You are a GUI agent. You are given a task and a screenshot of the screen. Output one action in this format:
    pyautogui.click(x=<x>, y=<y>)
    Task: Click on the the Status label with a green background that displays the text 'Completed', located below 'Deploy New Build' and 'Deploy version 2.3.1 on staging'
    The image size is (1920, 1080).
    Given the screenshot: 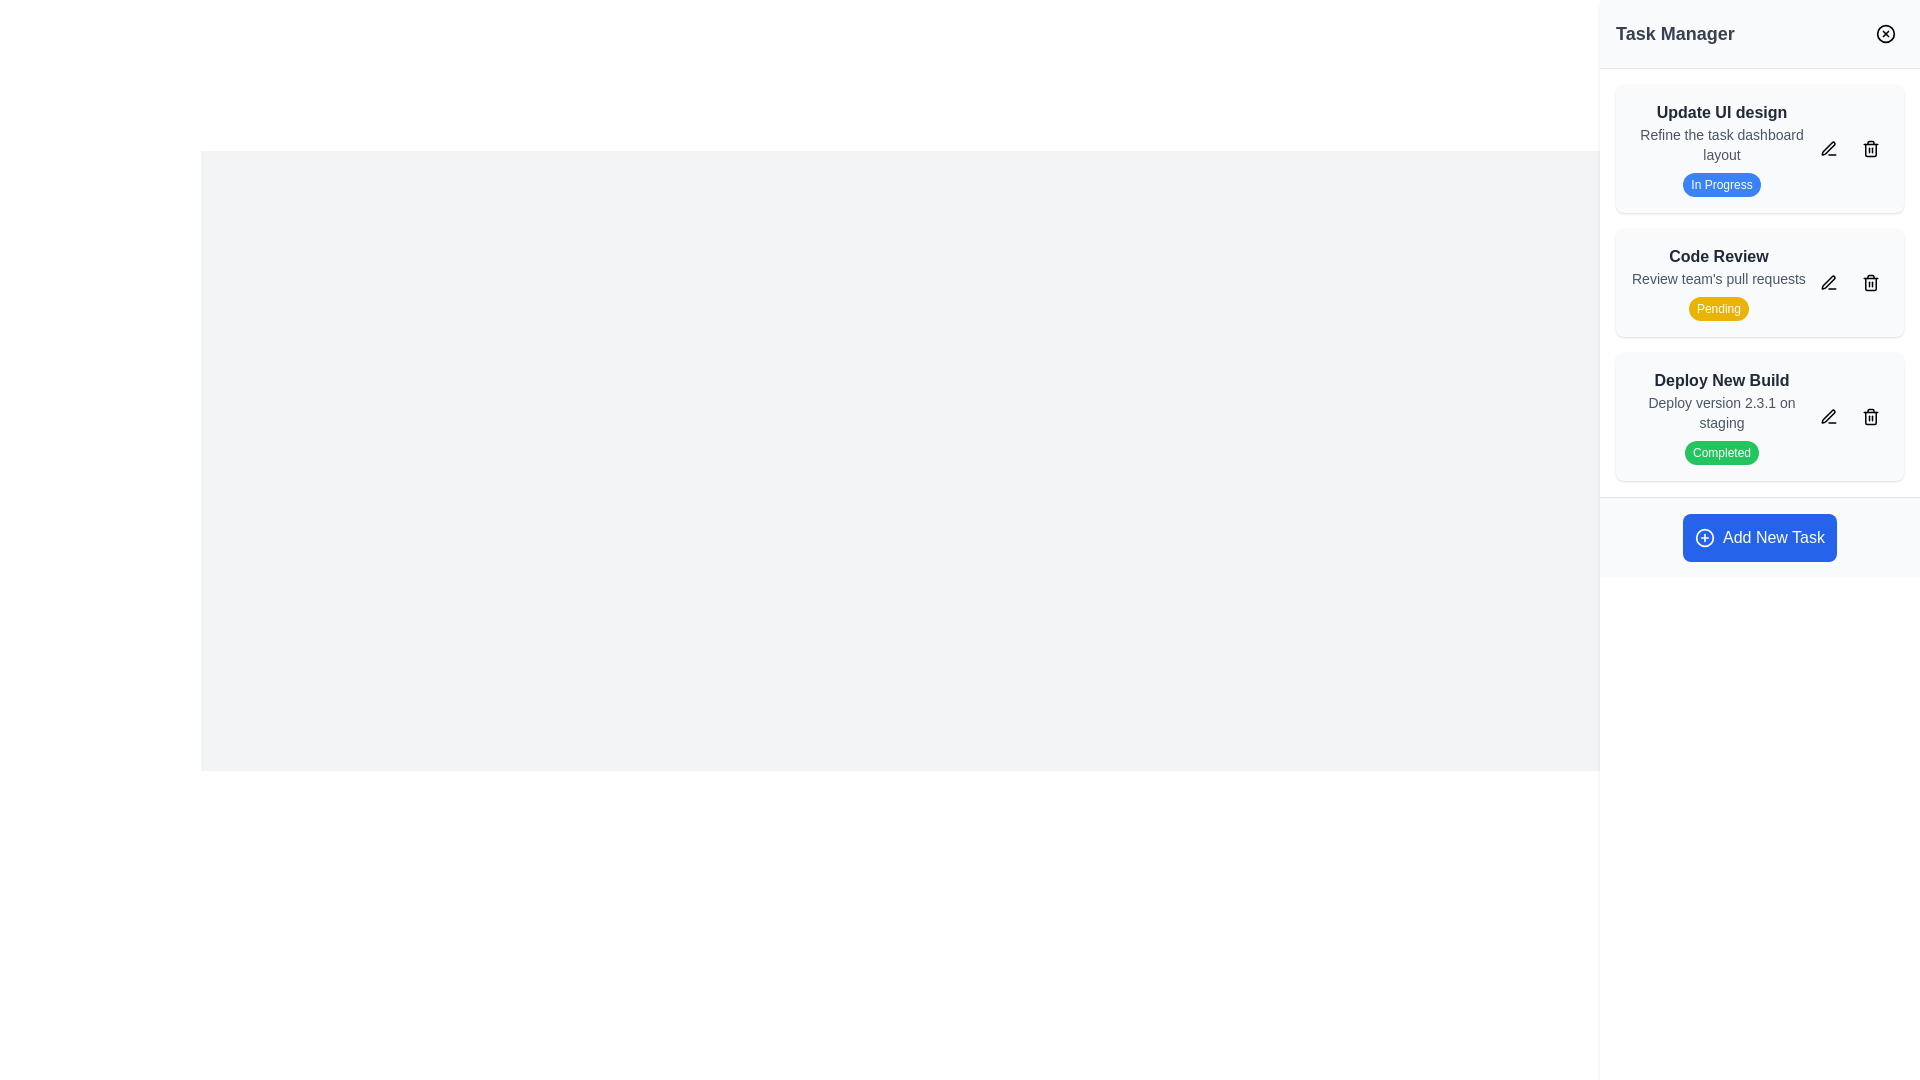 What is the action you would take?
    pyautogui.click(x=1721, y=452)
    